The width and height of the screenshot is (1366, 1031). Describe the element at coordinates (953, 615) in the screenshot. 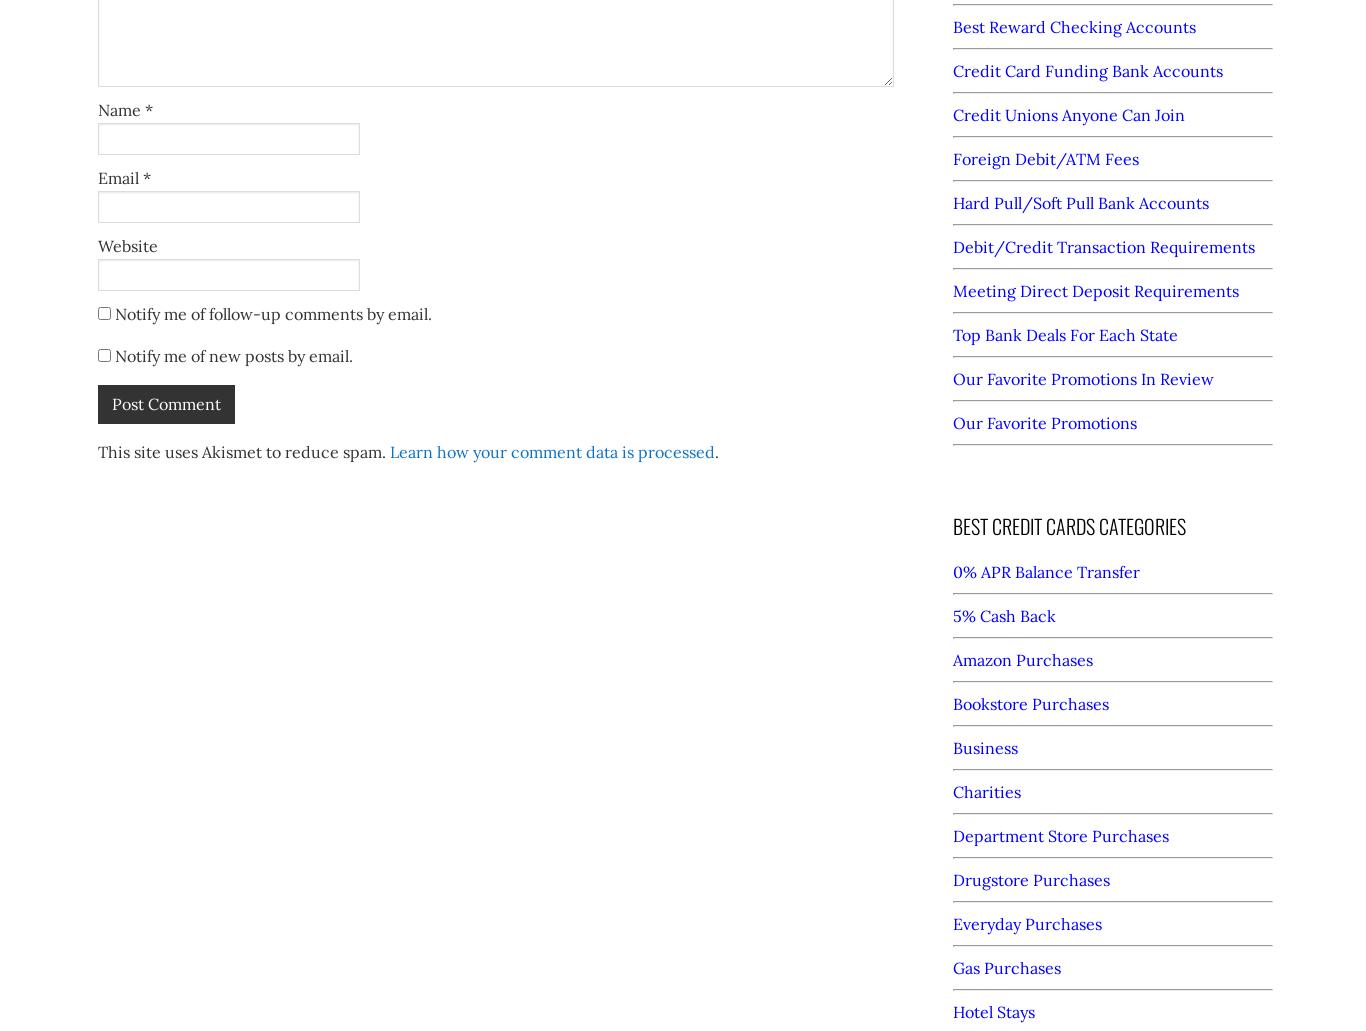

I see `'5% Cash Back'` at that location.